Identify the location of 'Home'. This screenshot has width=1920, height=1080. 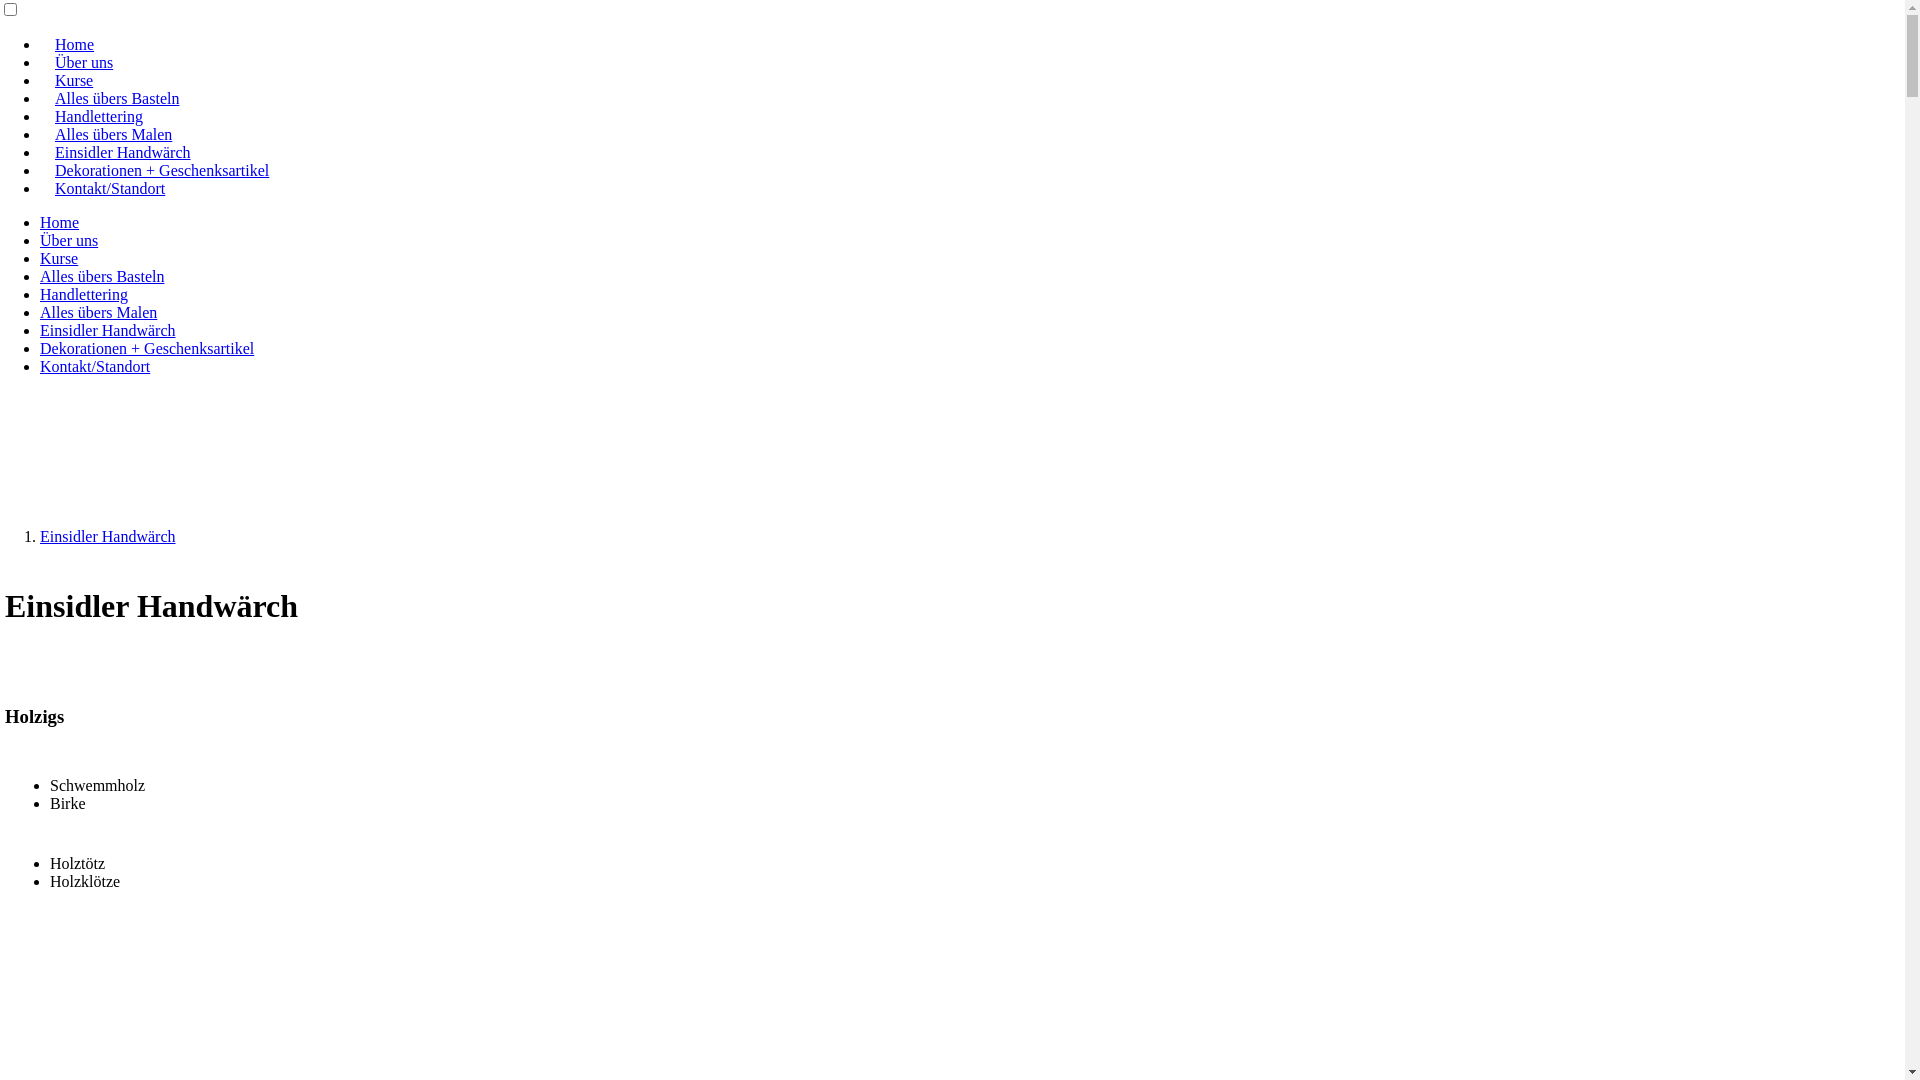
(74, 44).